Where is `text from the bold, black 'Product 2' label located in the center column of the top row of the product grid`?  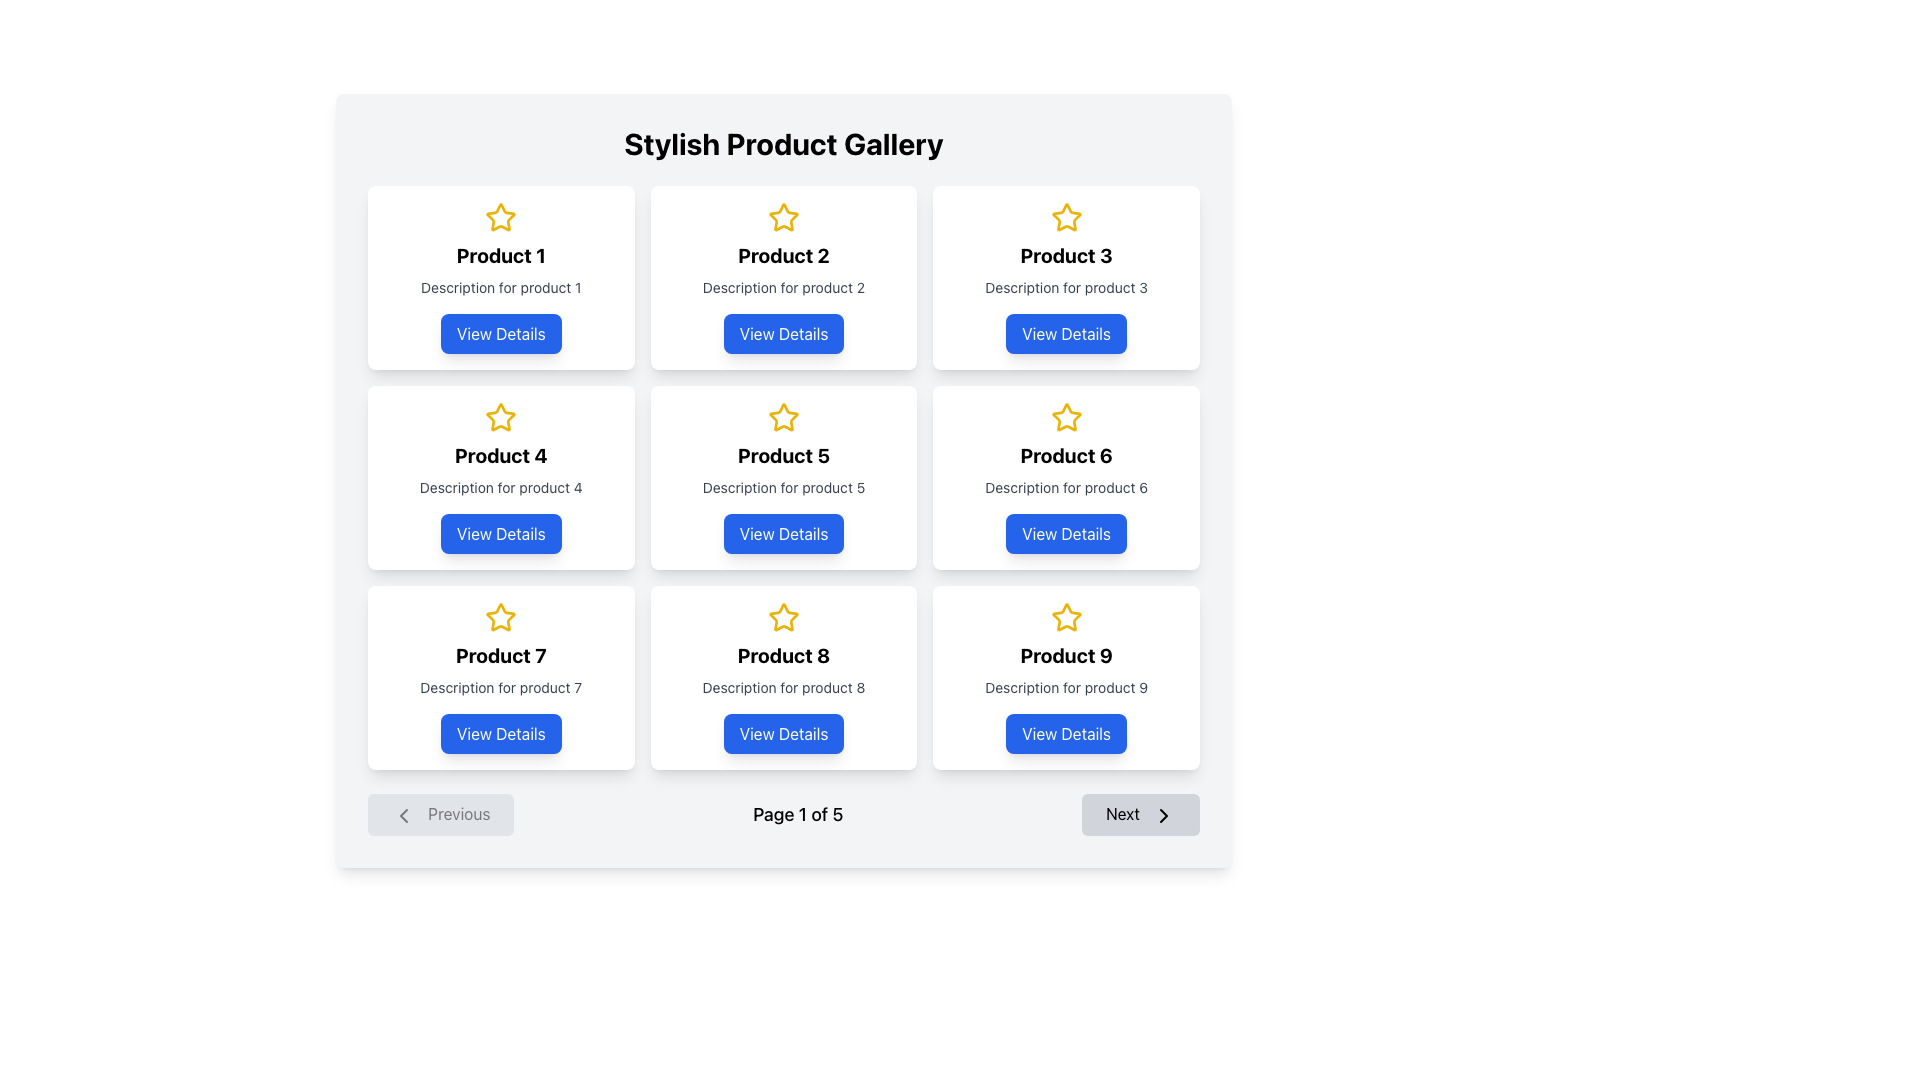
text from the bold, black 'Product 2' label located in the center column of the top row of the product grid is located at coordinates (782, 254).